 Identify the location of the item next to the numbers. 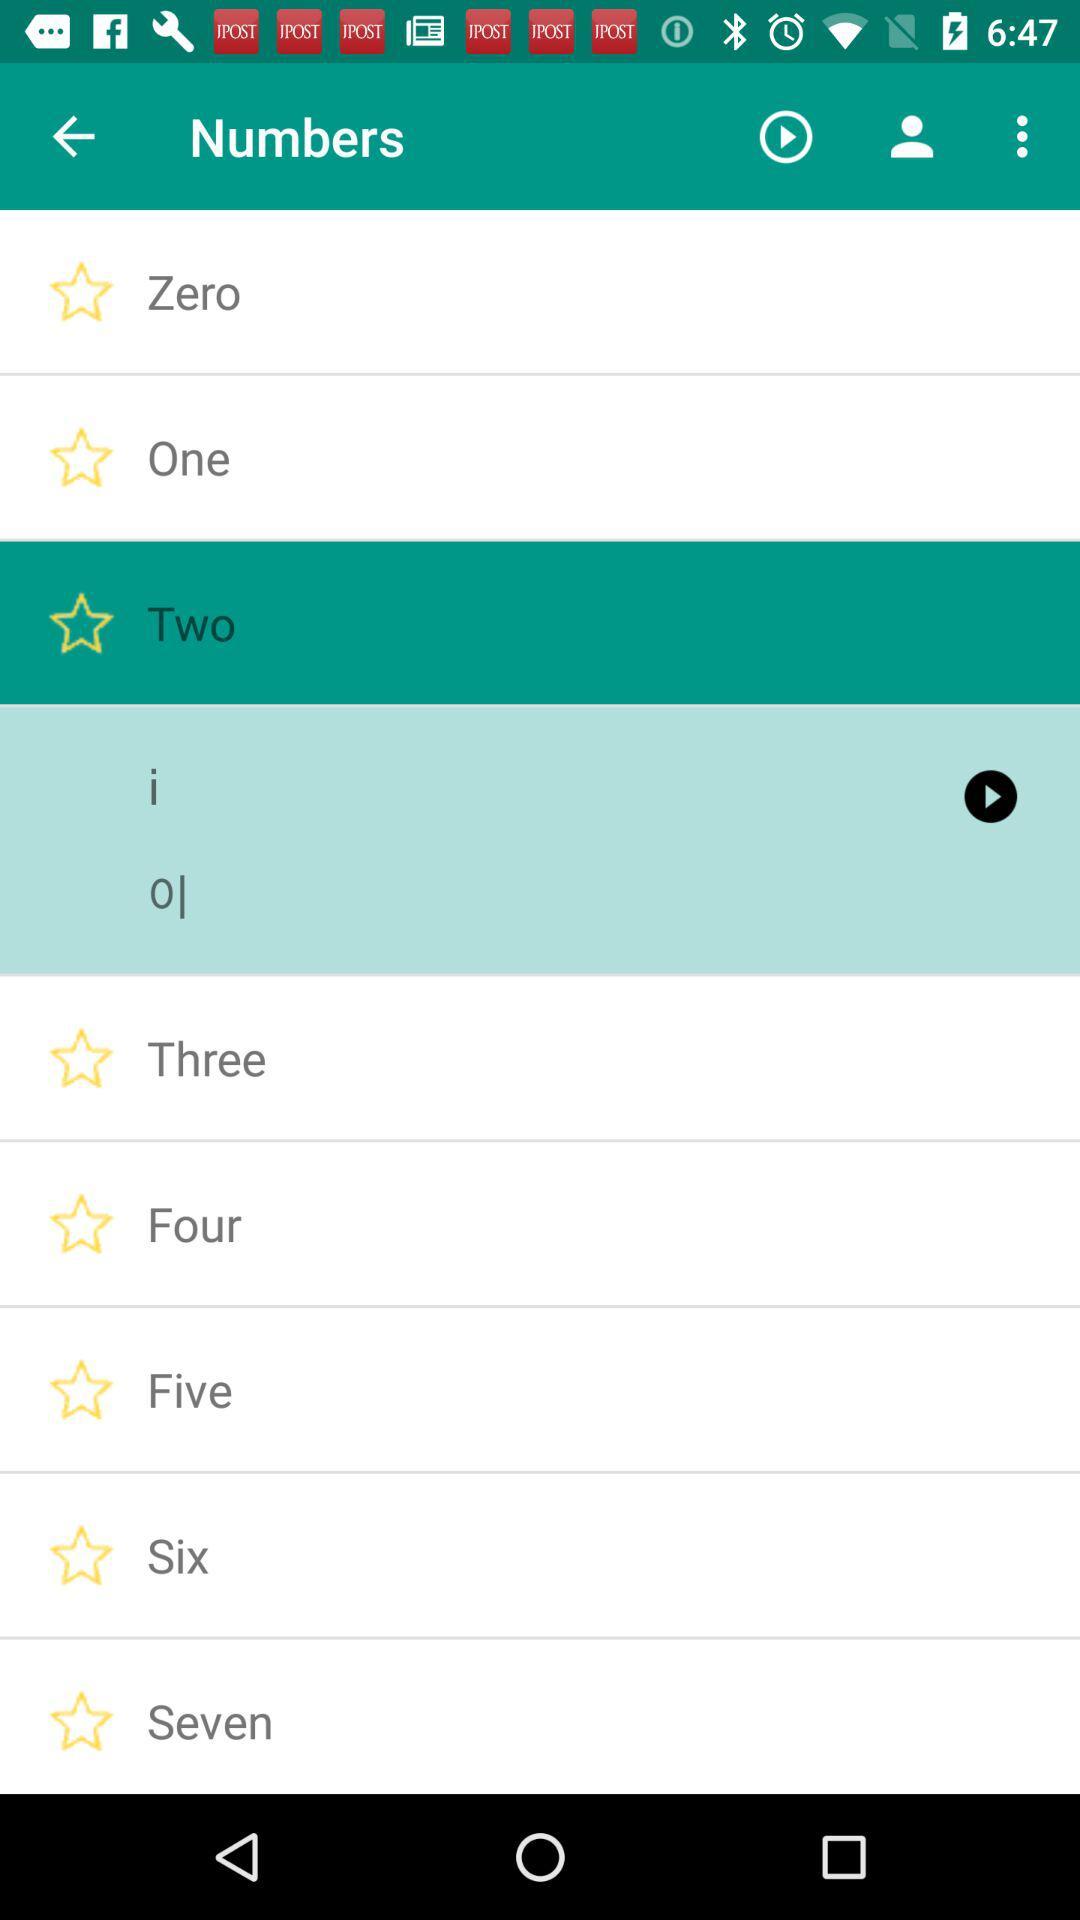
(72, 135).